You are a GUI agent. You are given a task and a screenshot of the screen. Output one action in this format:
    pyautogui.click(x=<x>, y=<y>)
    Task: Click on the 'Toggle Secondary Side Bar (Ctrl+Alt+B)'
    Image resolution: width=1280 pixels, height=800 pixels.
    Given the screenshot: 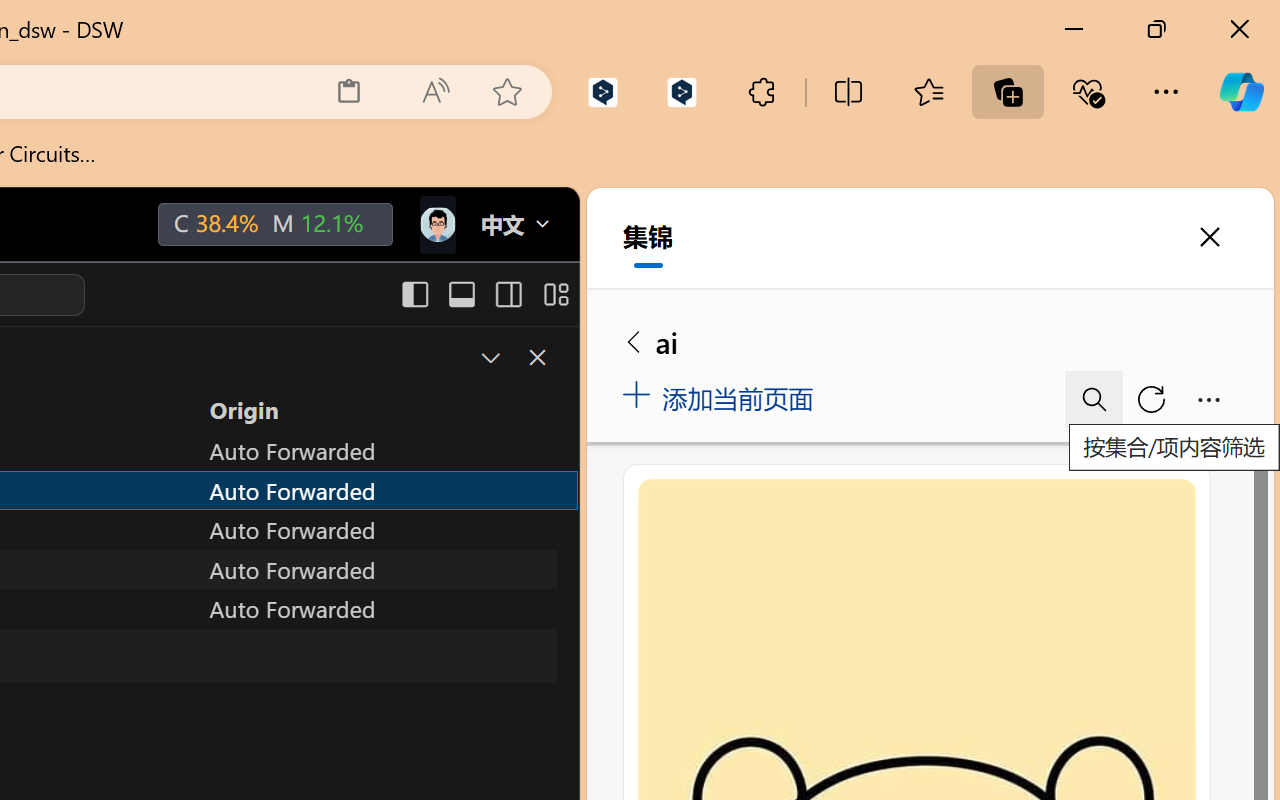 What is the action you would take?
    pyautogui.click(x=506, y=294)
    